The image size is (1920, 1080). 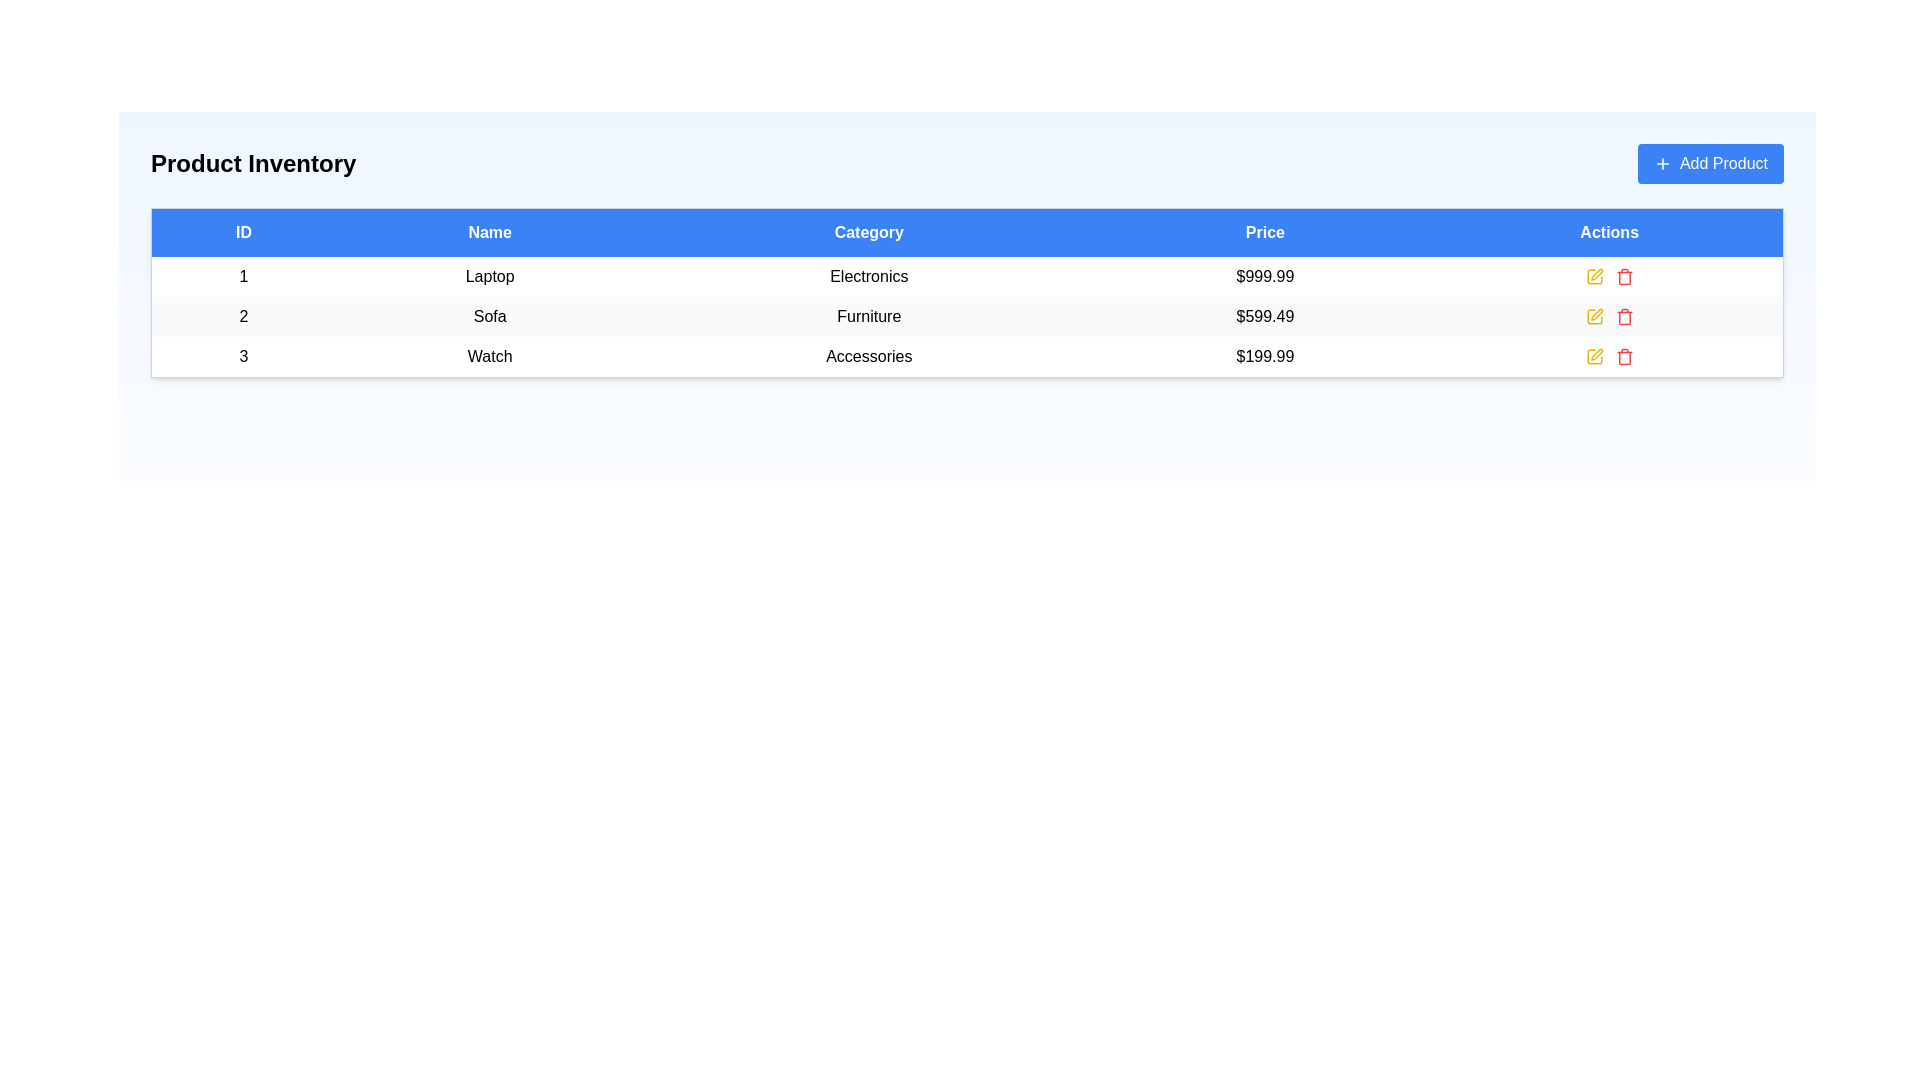 I want to click on the Edit icon button located in the Actions column of the second row in the product table, so click(x=1593, y=315).